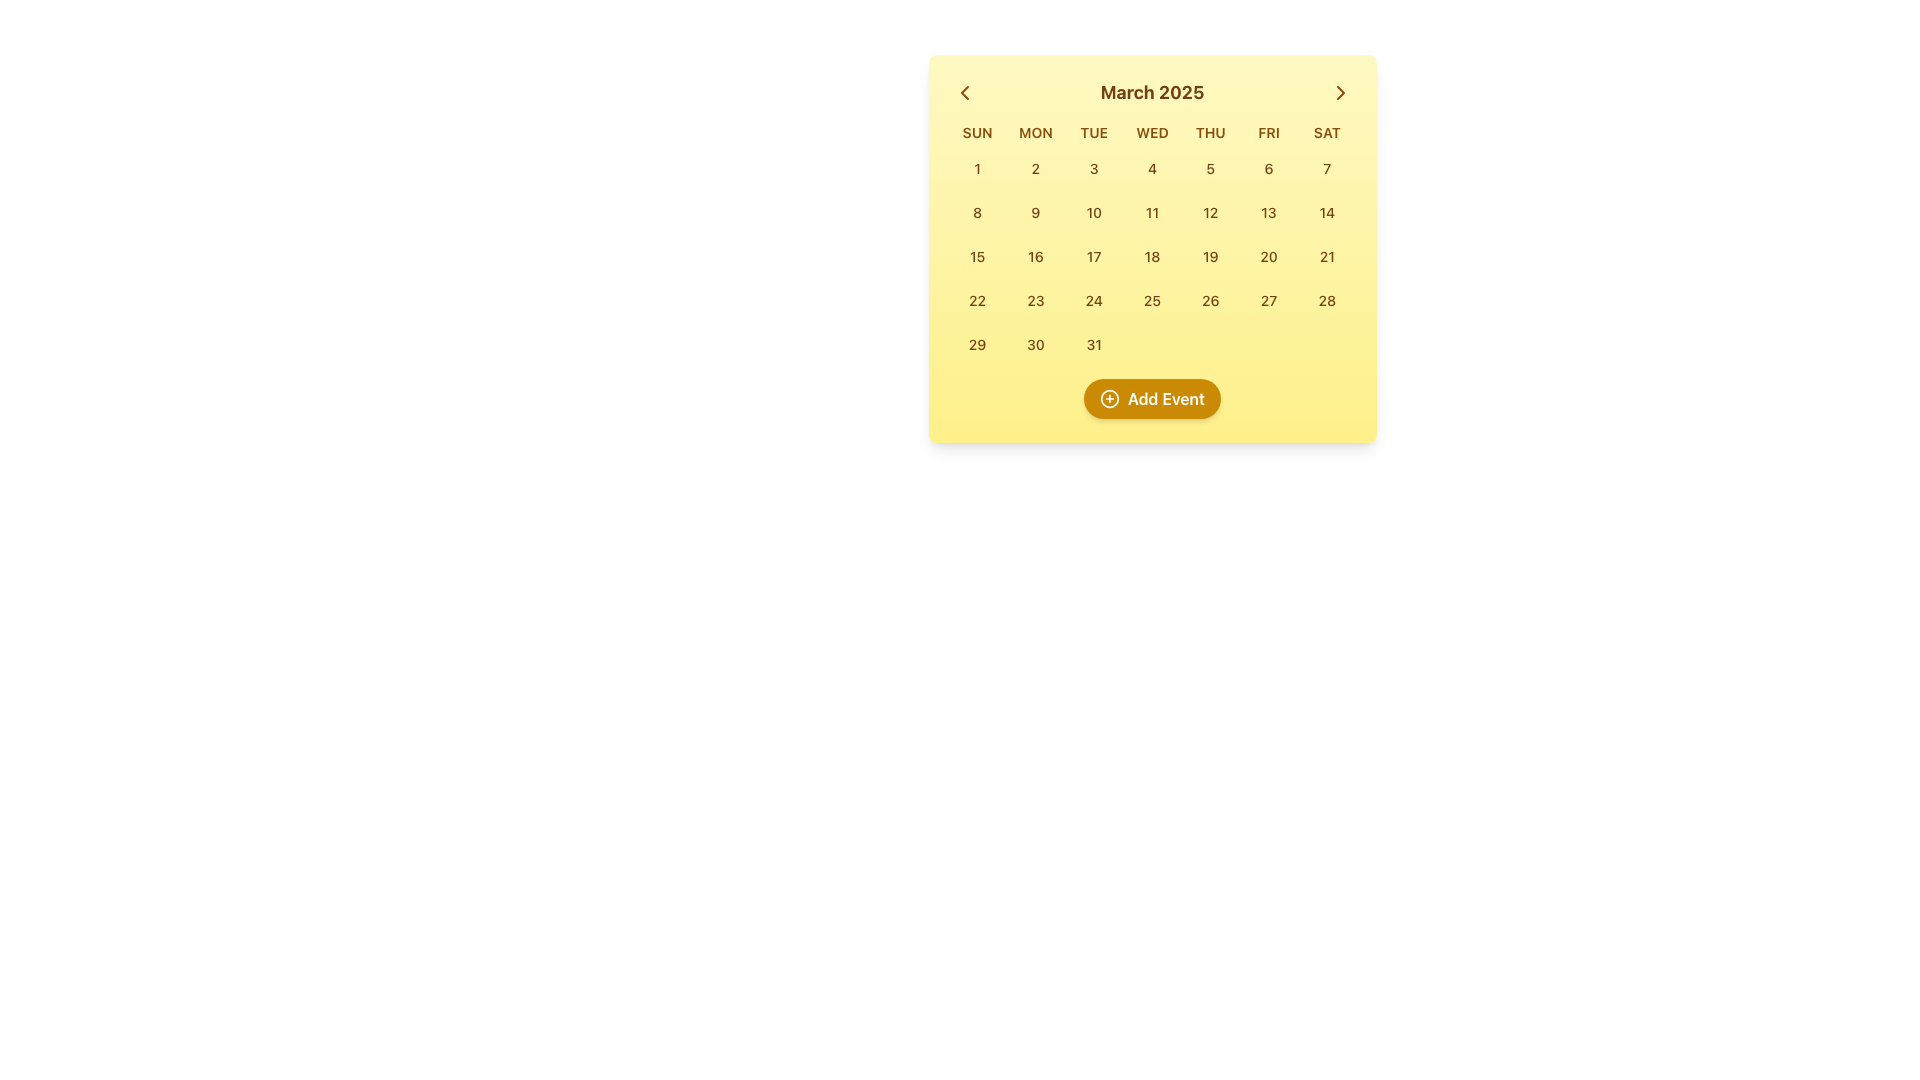  Describe the element at coordinates (1268, 132) in the screenshot. I see `the text label for Friday in the week-view row of the calendar component, which is the sixth item in the sequence of day abbreviations` at that location.